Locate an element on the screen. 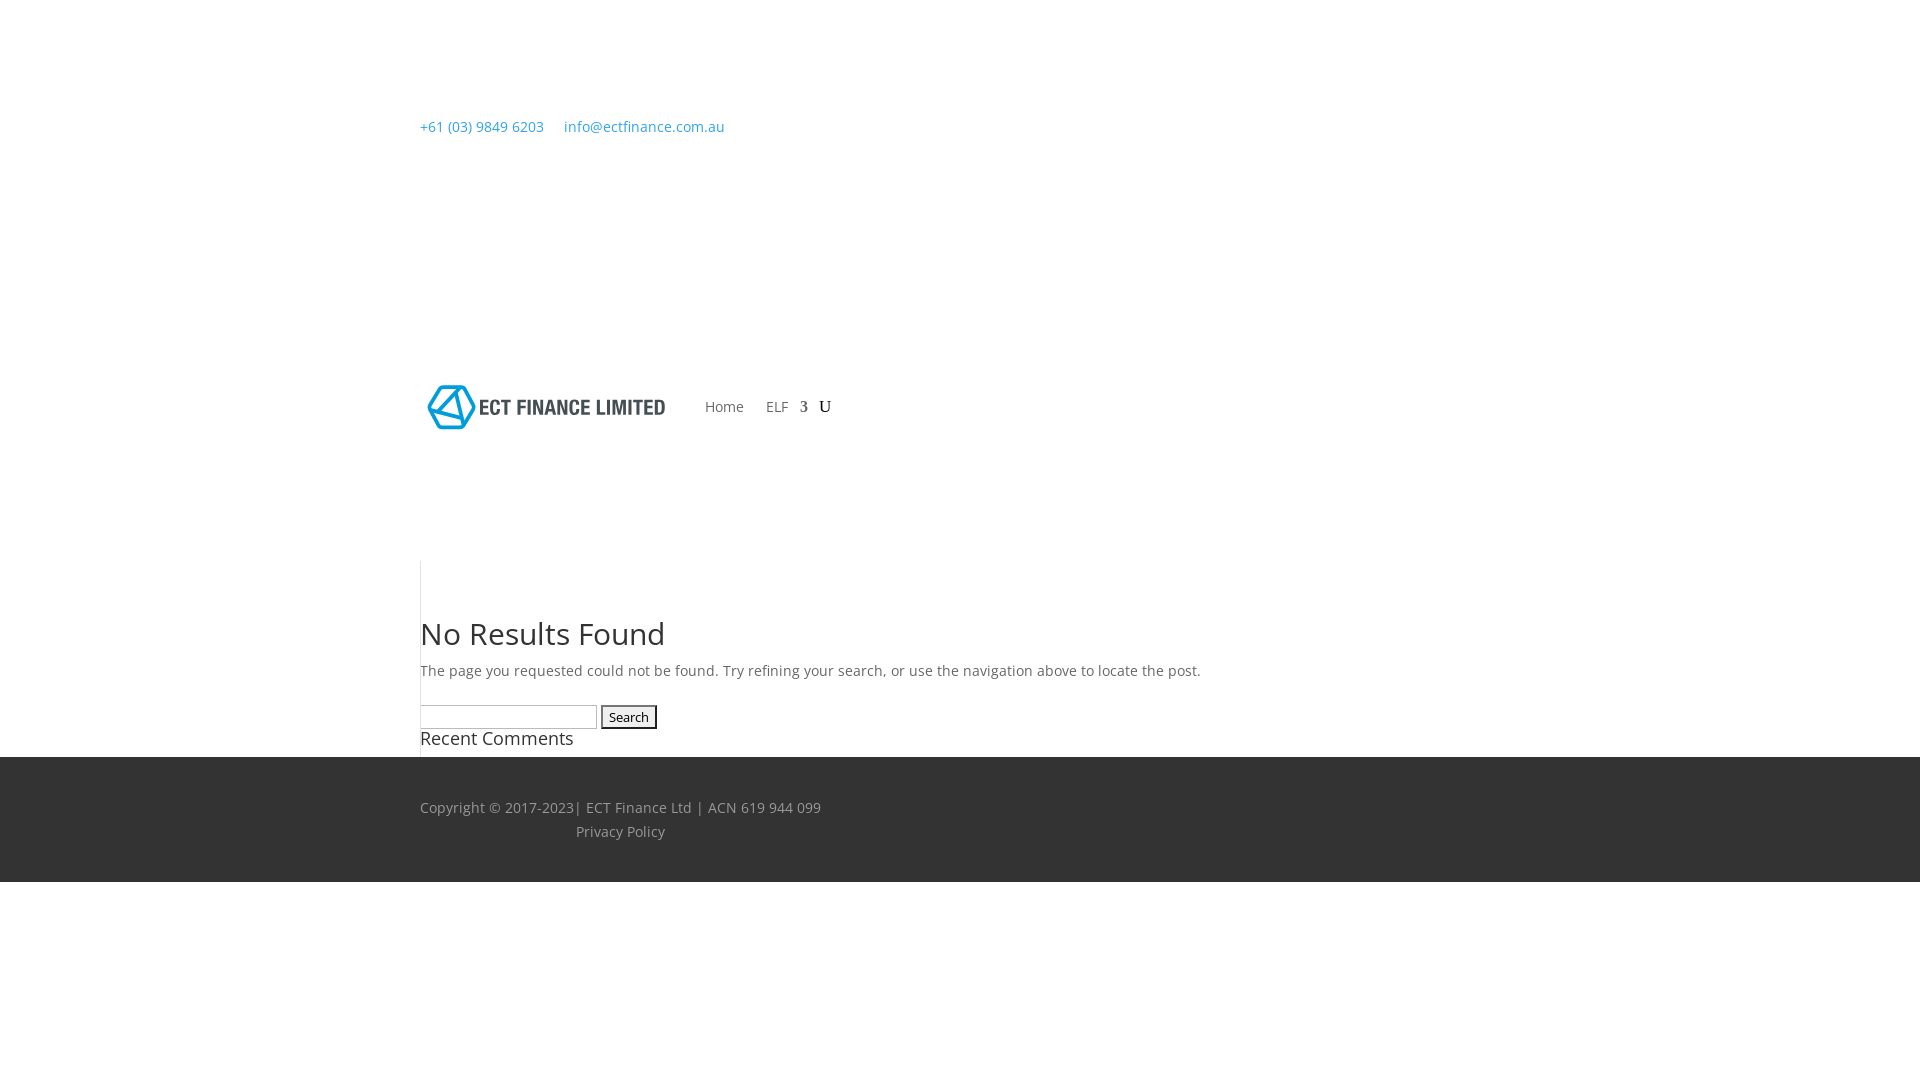  'Search' is located at coordinates (627, 716).